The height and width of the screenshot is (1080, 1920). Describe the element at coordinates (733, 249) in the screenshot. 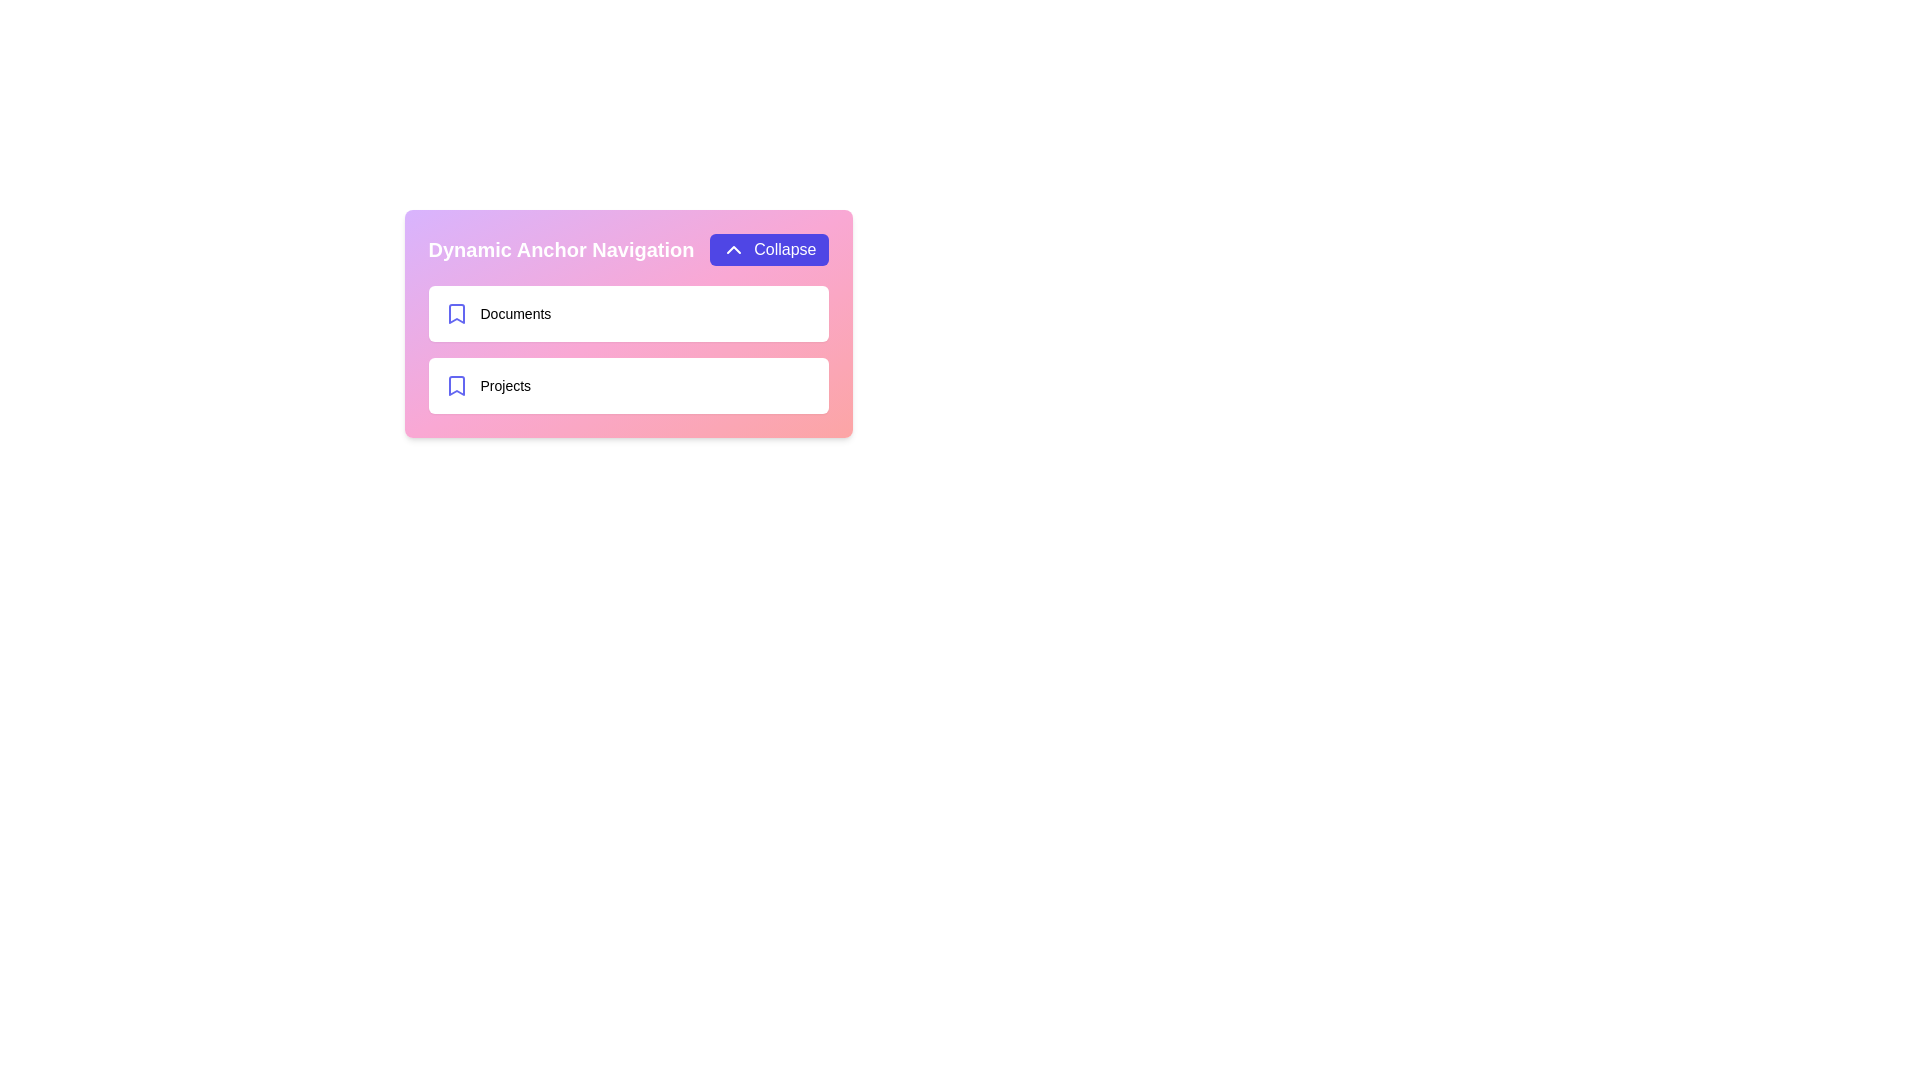

I see `the Chevron Up icon located next to the 'Collapse' button in the upper-right corner of the dynamic anchor navigation card` at that location.